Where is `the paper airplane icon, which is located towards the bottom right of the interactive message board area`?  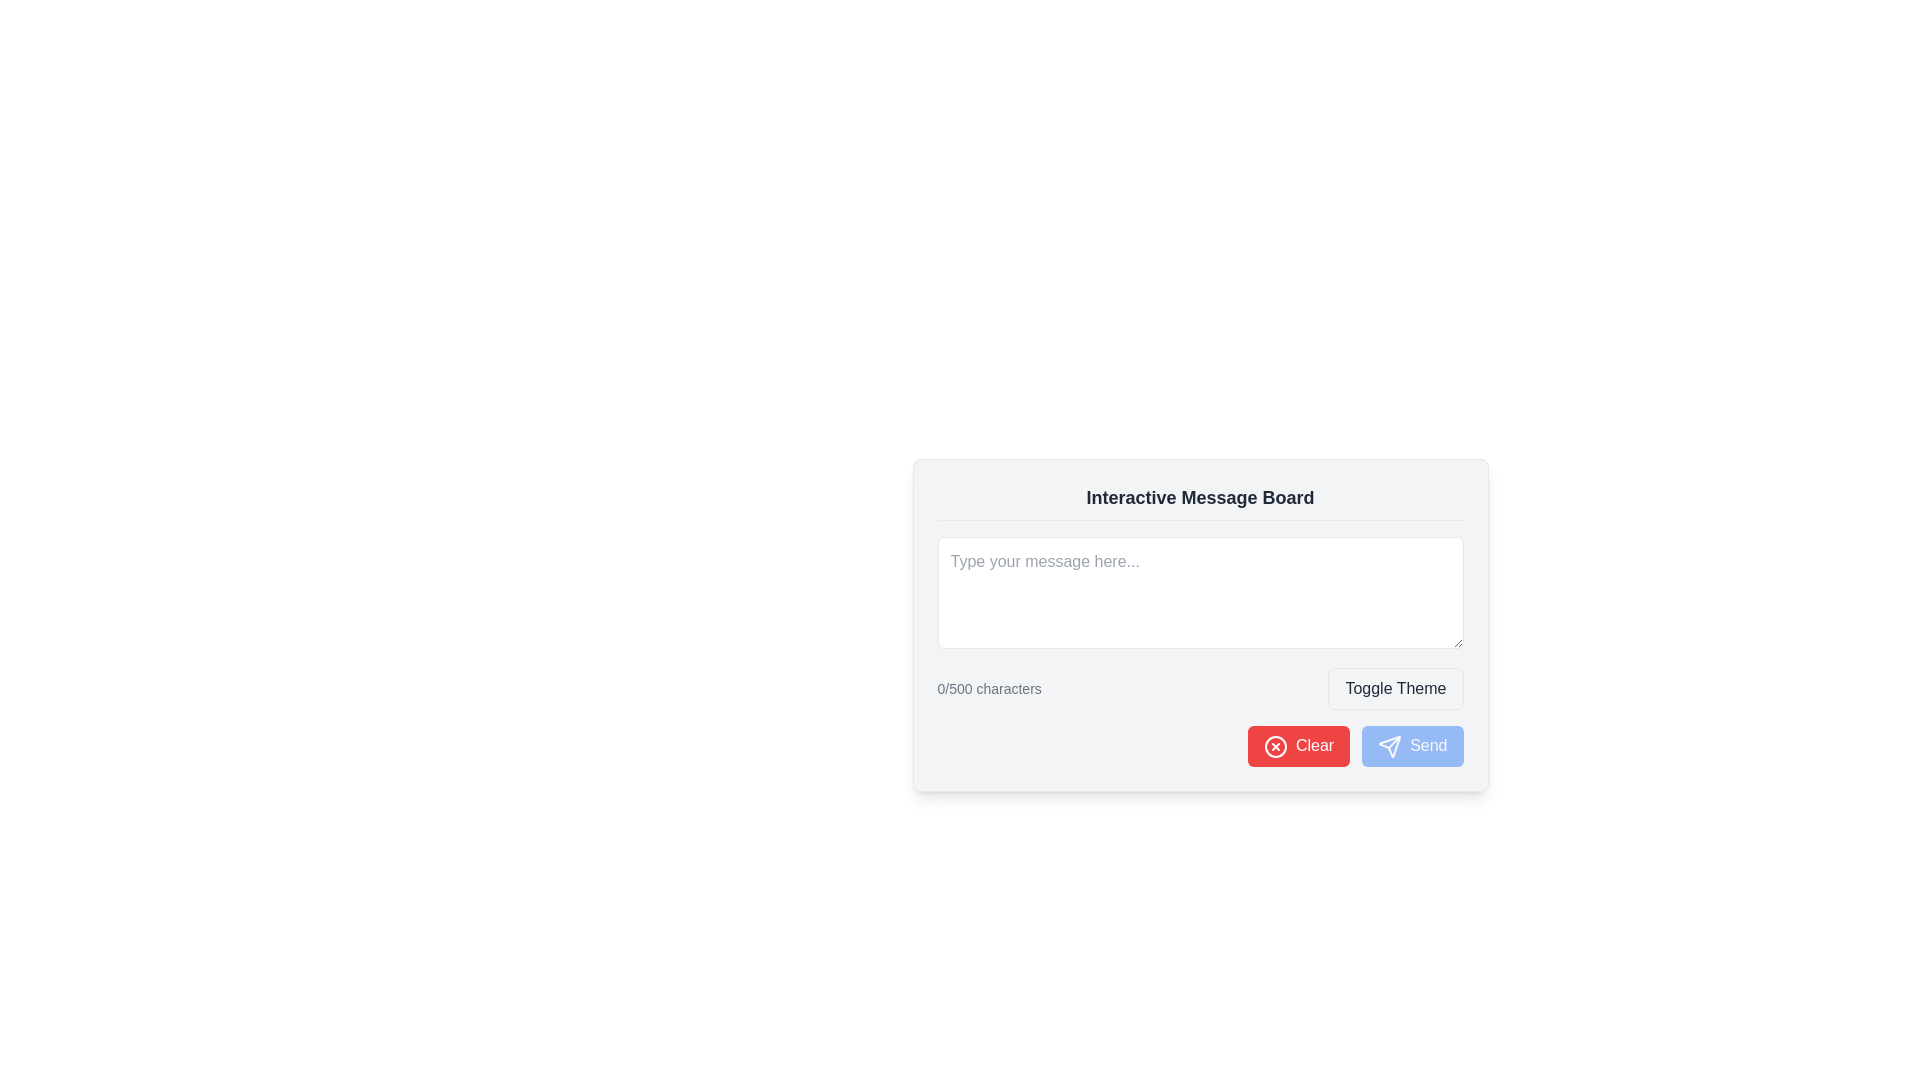 the paper airplane icon, which is located towards the bottom right of the interactive message board area is located at coordinates (1389, 745).